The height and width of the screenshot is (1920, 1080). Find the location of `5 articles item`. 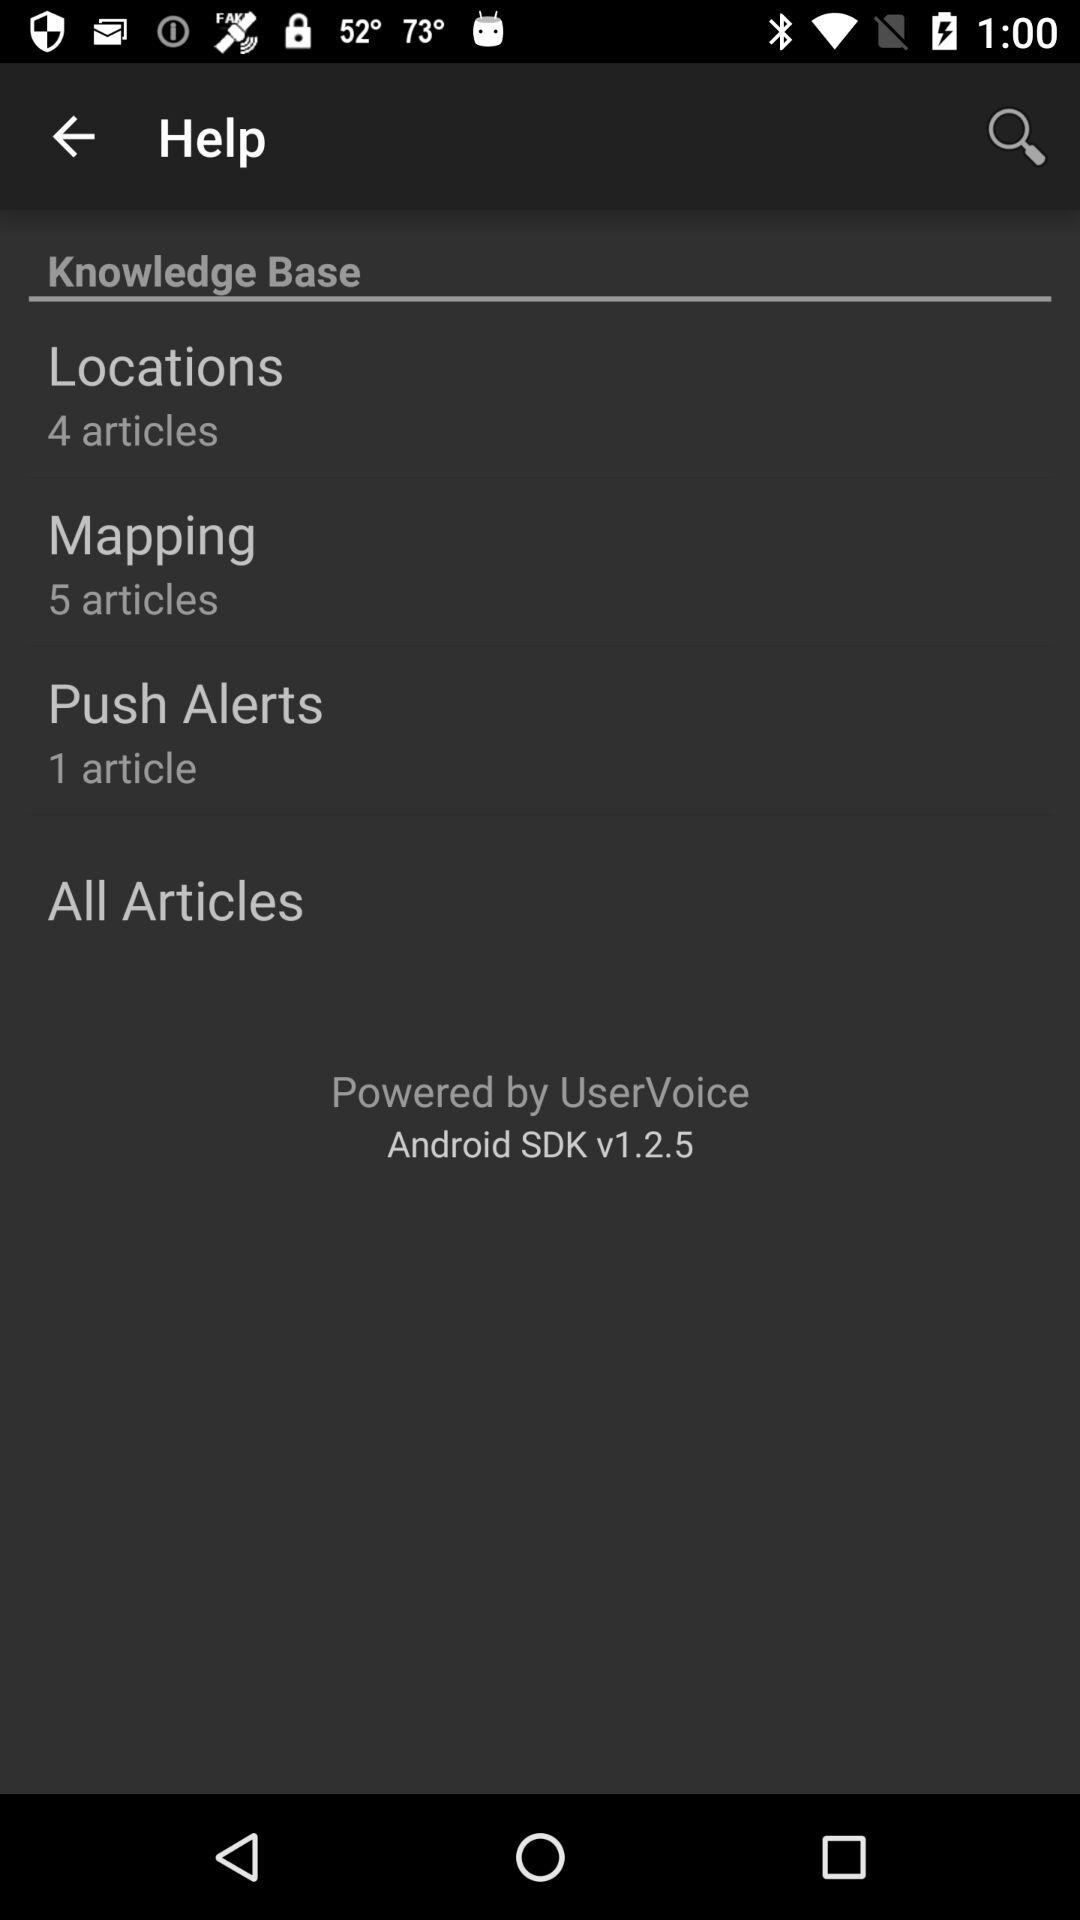

5 articles item is located at coordinates (133, 596).